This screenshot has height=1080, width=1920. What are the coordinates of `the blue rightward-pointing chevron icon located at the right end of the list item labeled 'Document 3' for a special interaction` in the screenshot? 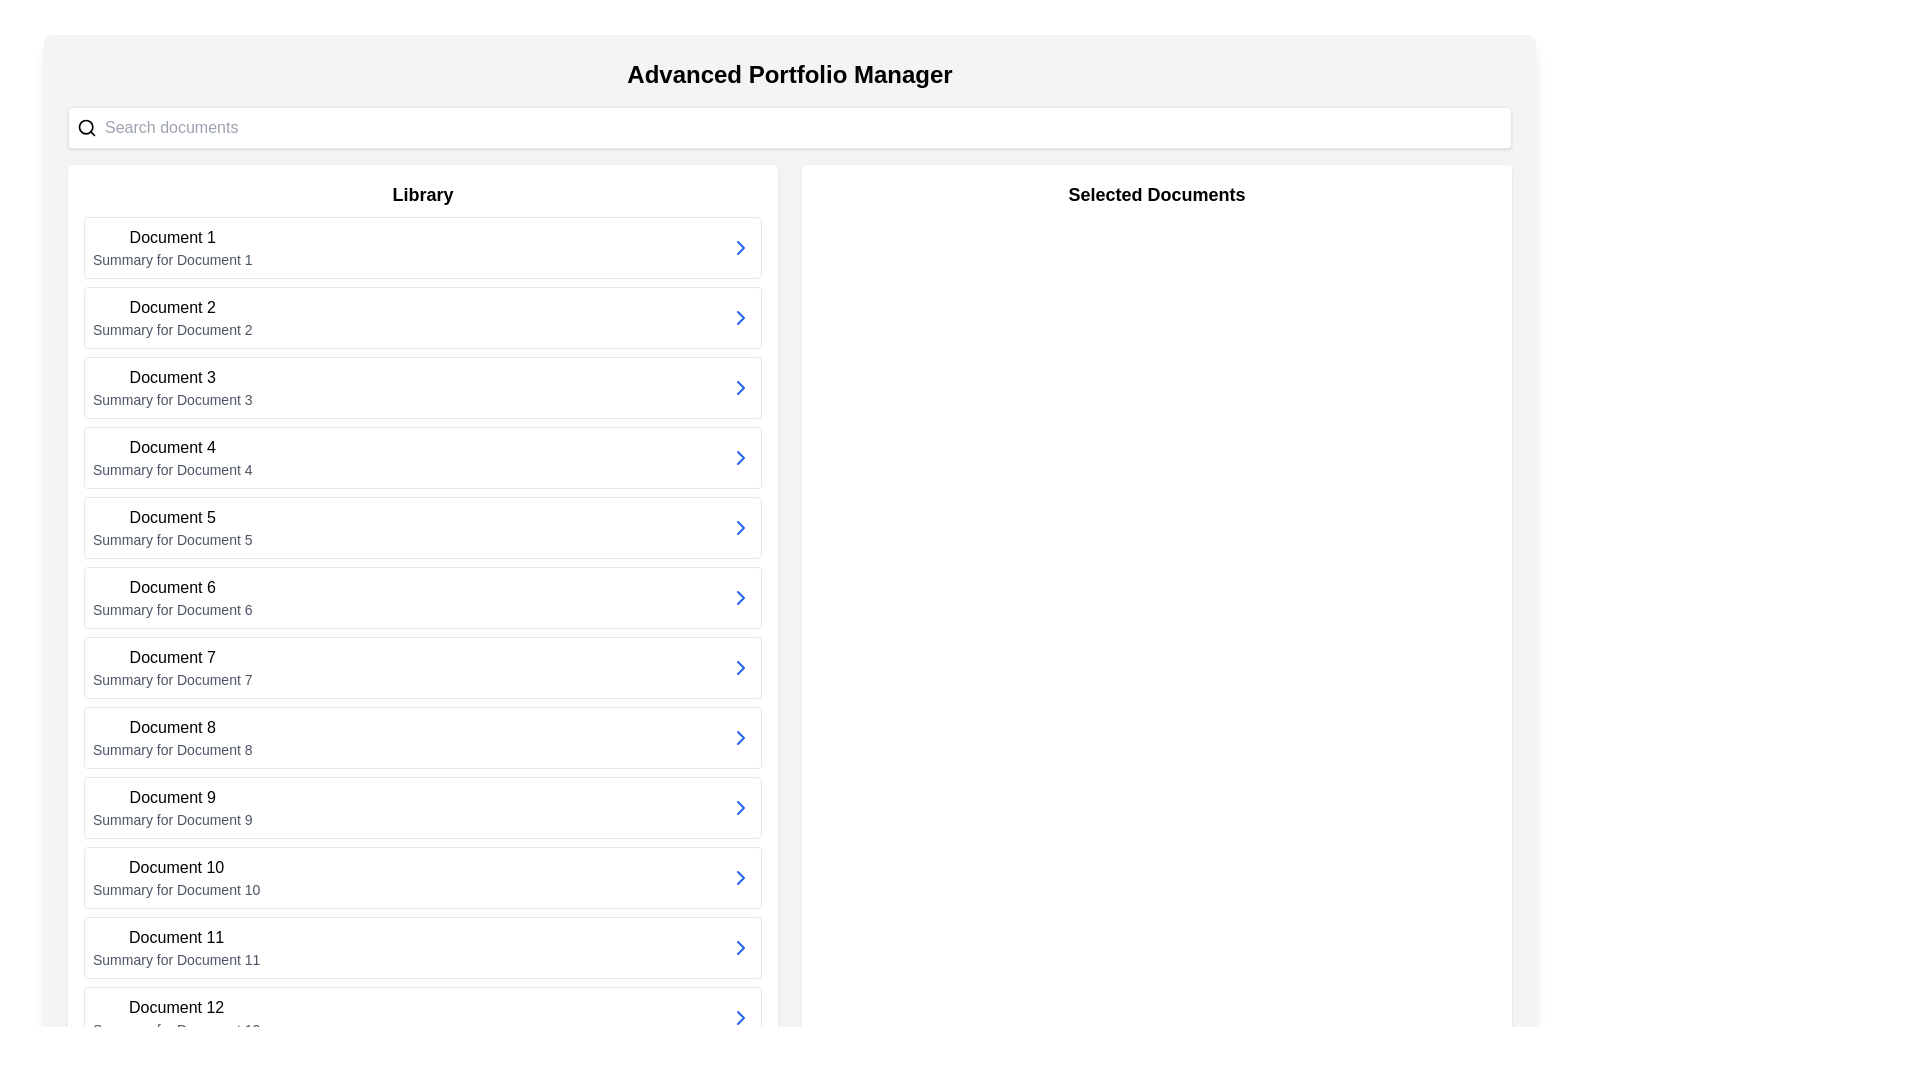 It's located at (739, 388).